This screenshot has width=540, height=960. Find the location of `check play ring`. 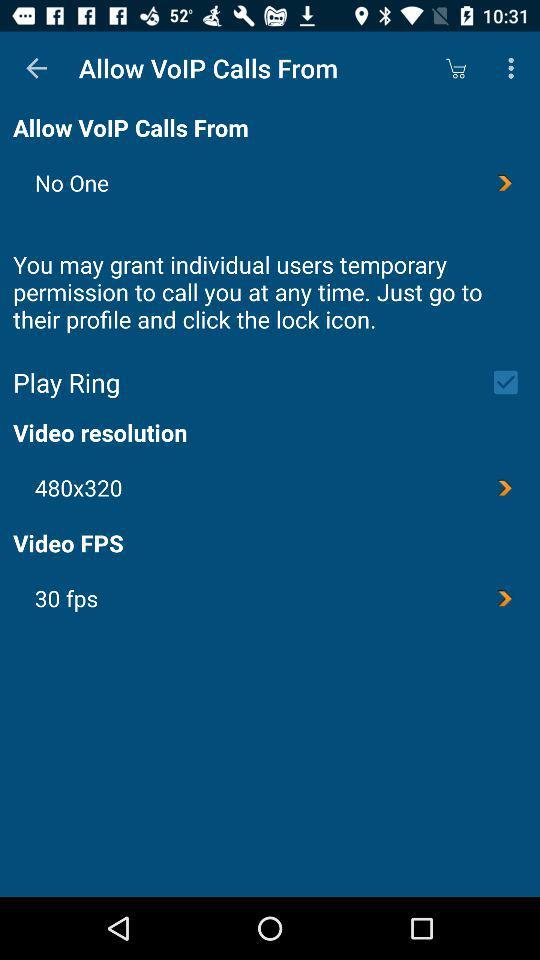

check play ring is located at coordinates (512, 381).